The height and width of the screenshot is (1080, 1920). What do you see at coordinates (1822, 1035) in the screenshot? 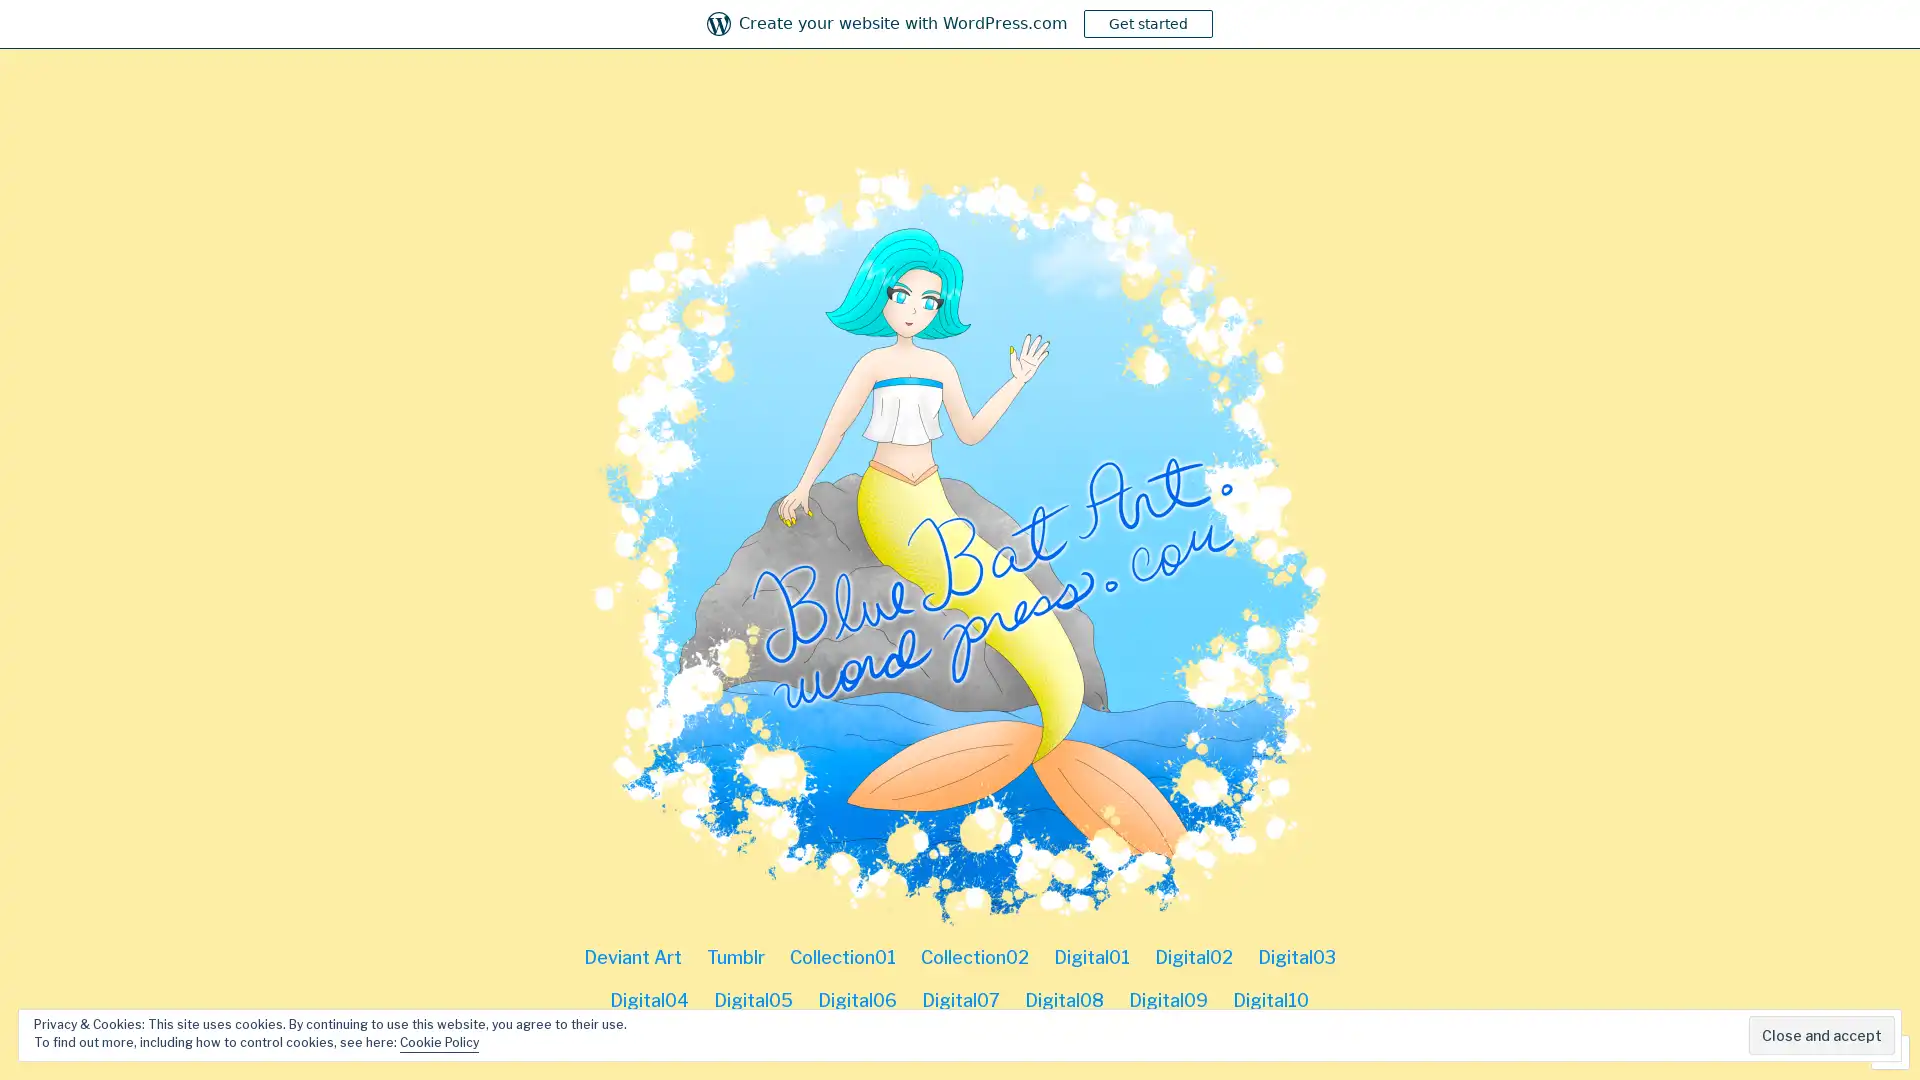
I see `Close and accept` at bounding box center [1822, 1035].